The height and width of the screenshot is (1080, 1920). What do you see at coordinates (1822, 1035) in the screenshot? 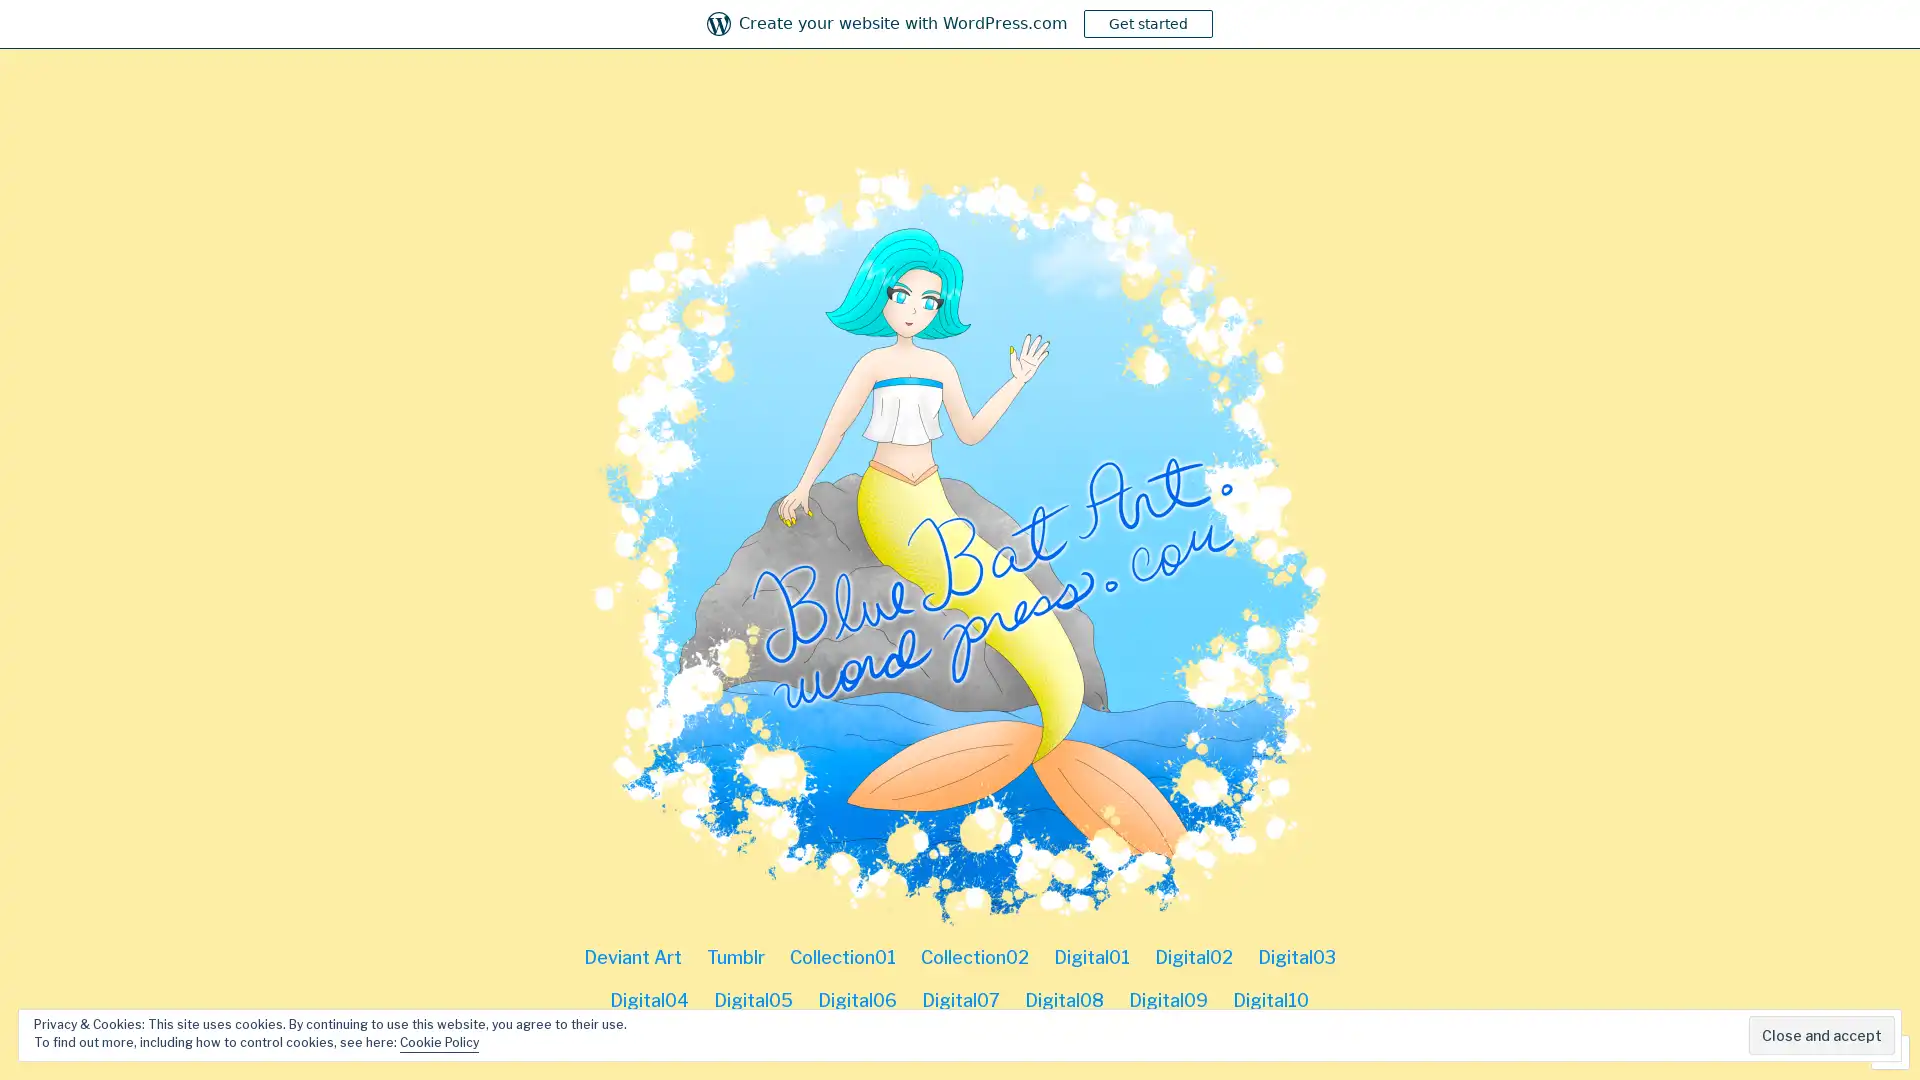
I see `Close and accept` at bounding box center [1822, 1035].